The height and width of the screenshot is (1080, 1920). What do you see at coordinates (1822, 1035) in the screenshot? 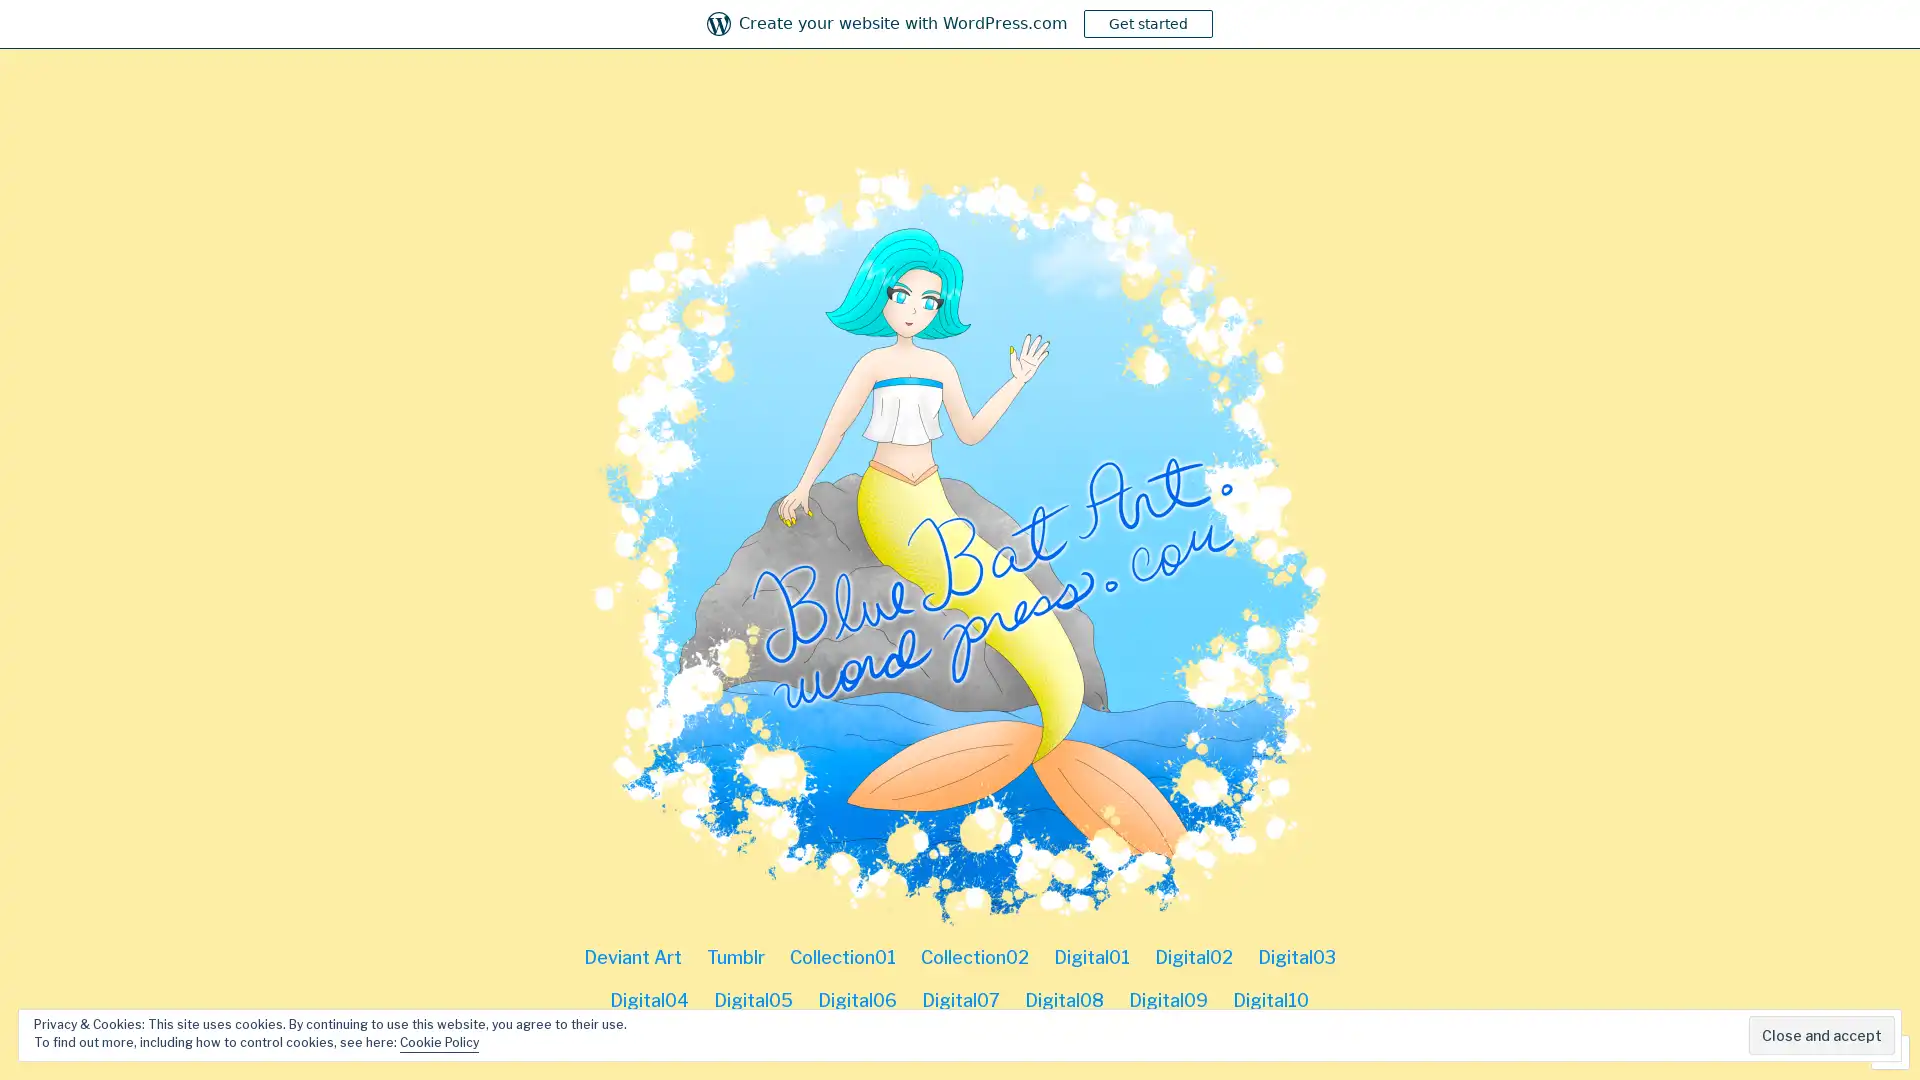
I see `Close and accept` at bounding box center [1822, 1035].